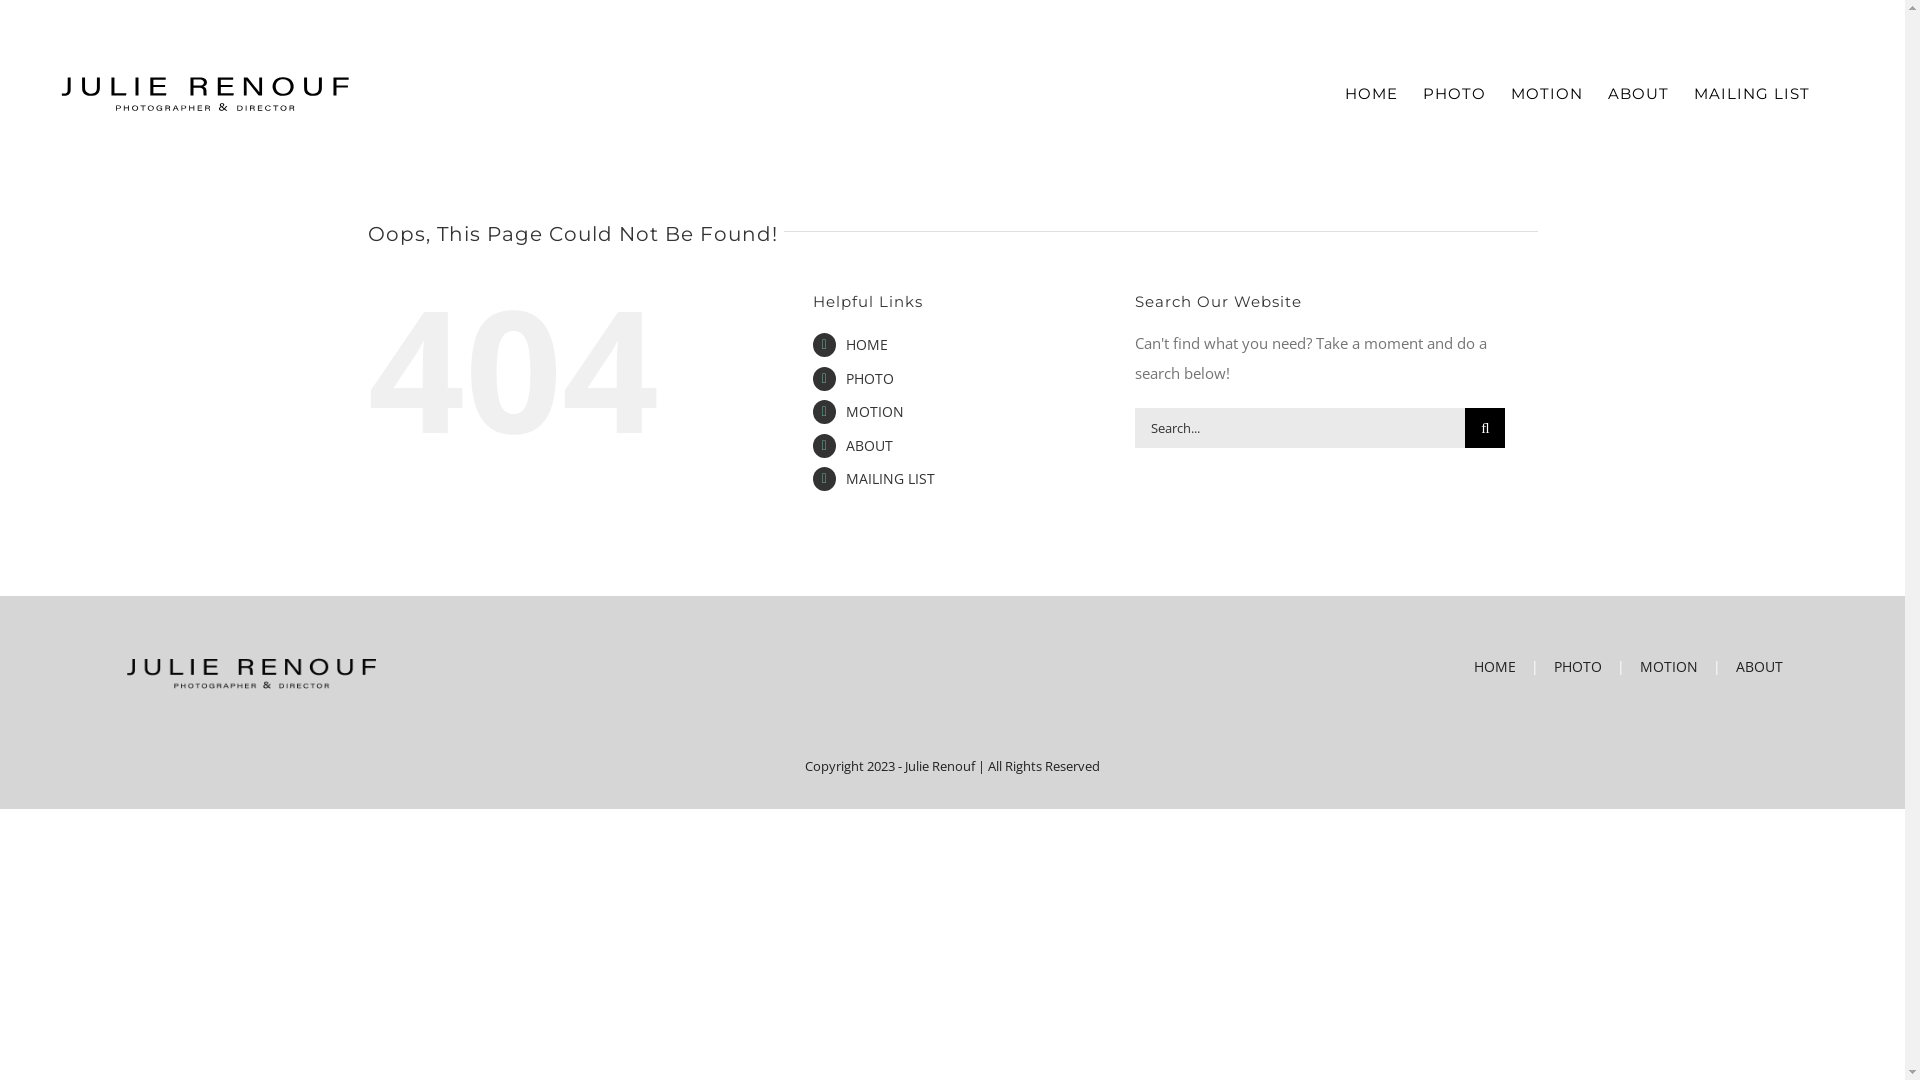  Describe the element at coordinates (1751, 93) in the screenshot. I see `'MAILING LIST'` at that location.